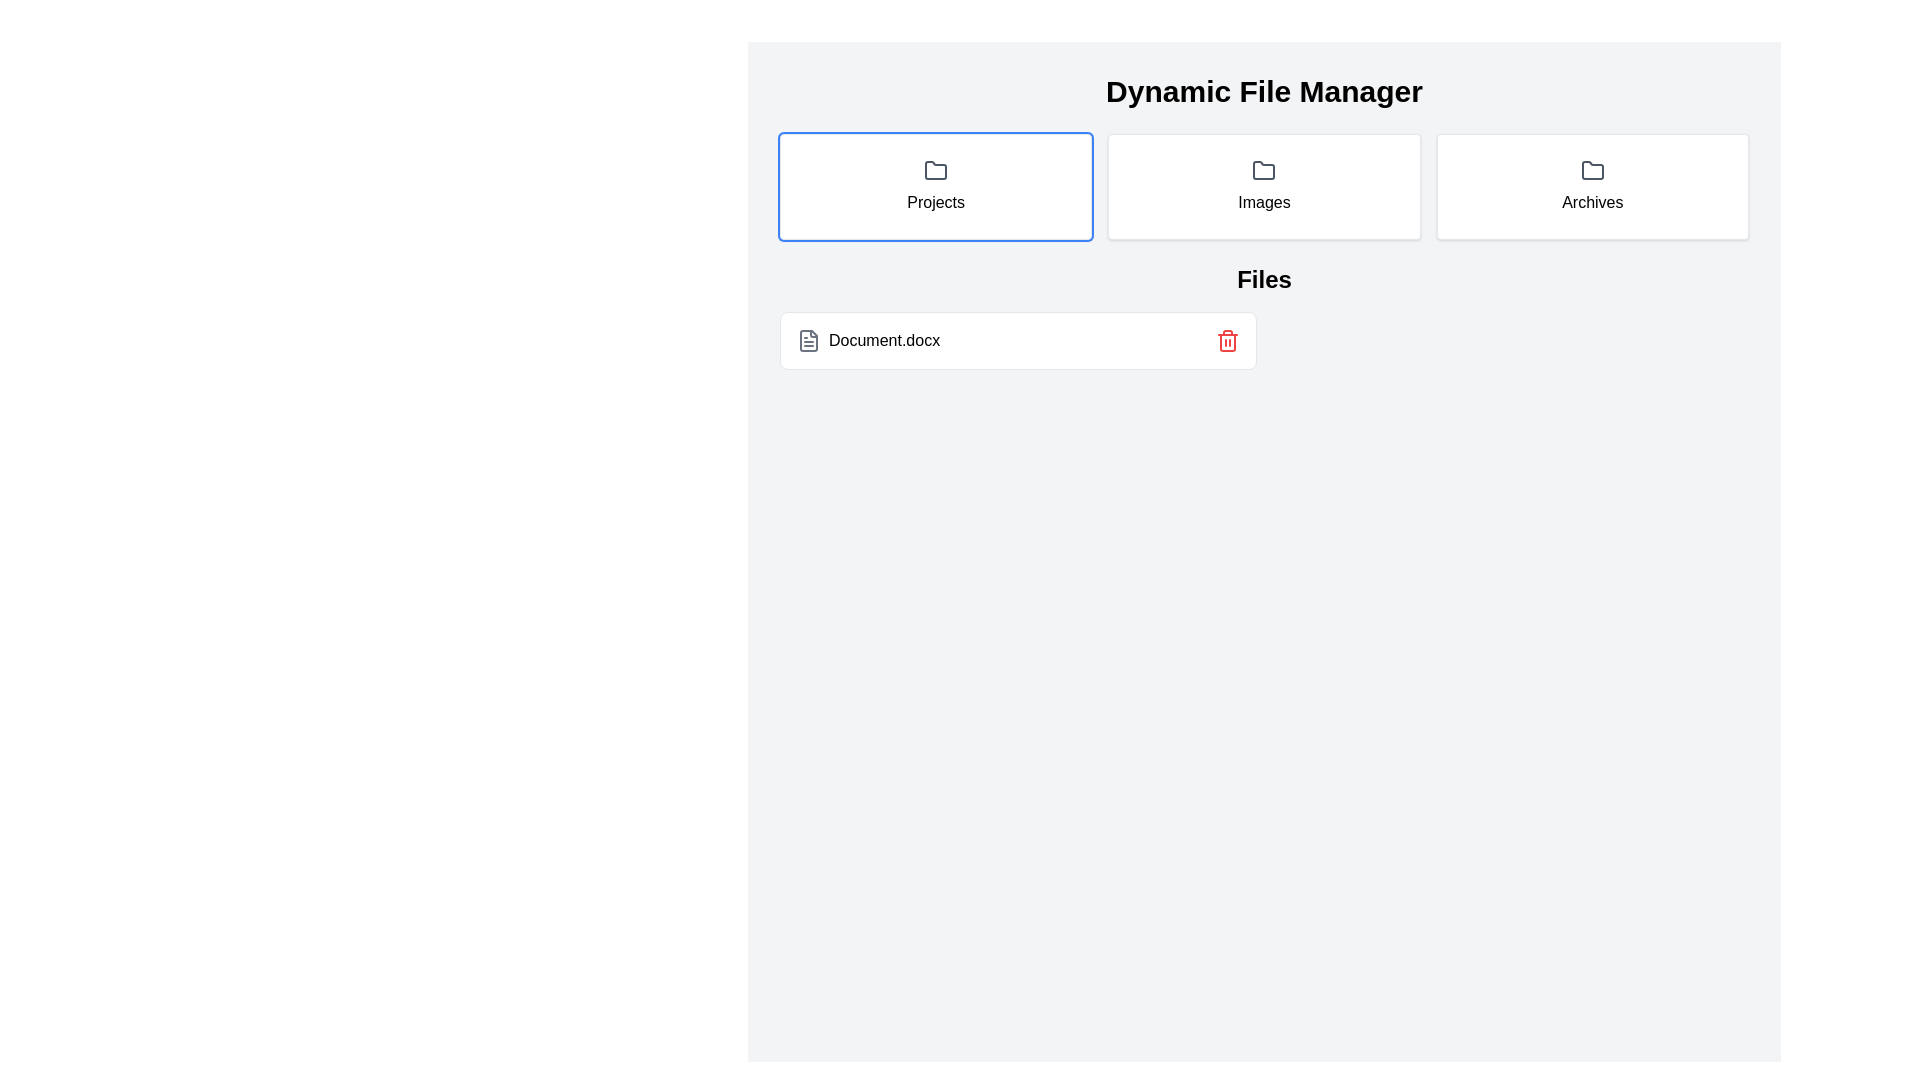 This screenshot has width=1920, height=1080. Describe the element at coordinates (1226, 342) in the screenshot. I see `the curved segment of the red trash can icon, which is part of the SVG graphic, located directly below the top edge line of the bin` at that location.